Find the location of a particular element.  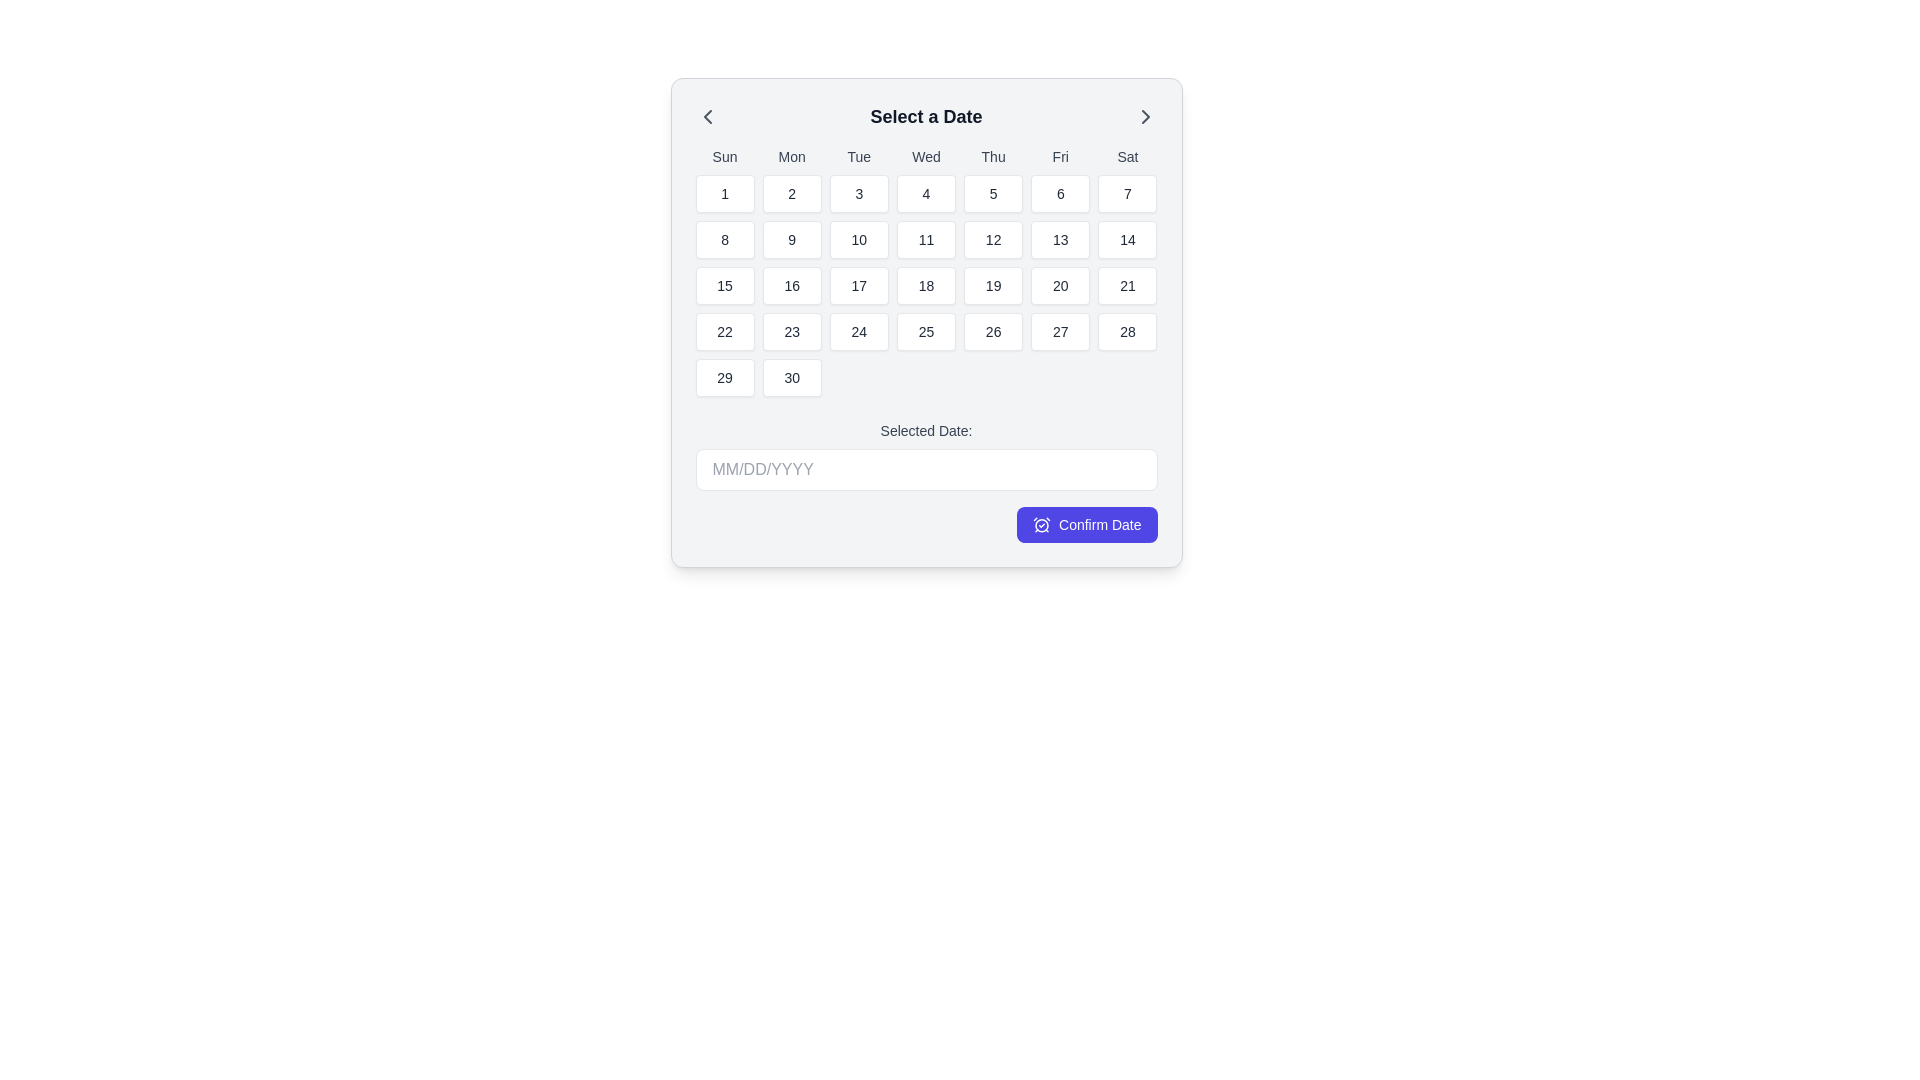

the rectangular button with a white background, containing the number '6' in bold dark gray font, located in the second row of the grid, sixth from the left is located at coordinates (1059, 193).